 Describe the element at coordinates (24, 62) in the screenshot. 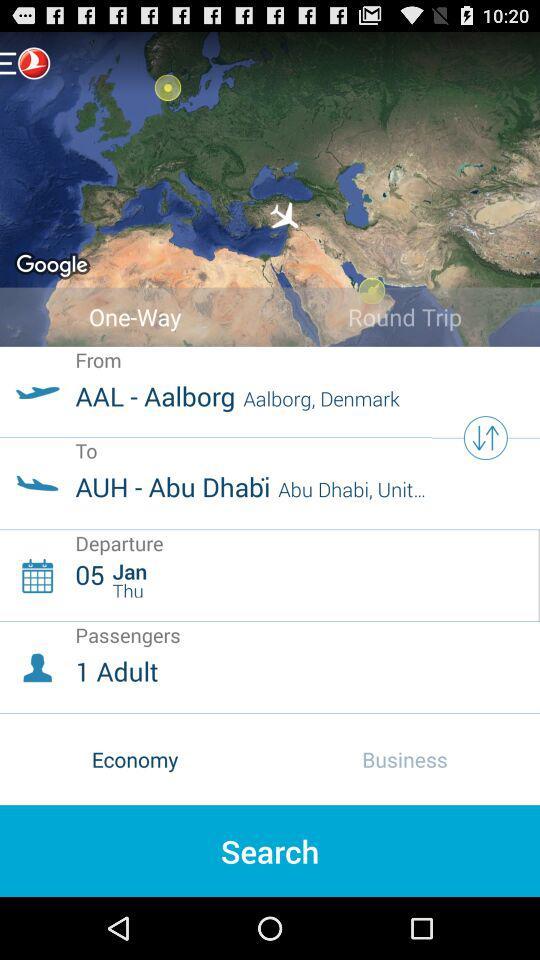

I see `open sidebar` at that location.